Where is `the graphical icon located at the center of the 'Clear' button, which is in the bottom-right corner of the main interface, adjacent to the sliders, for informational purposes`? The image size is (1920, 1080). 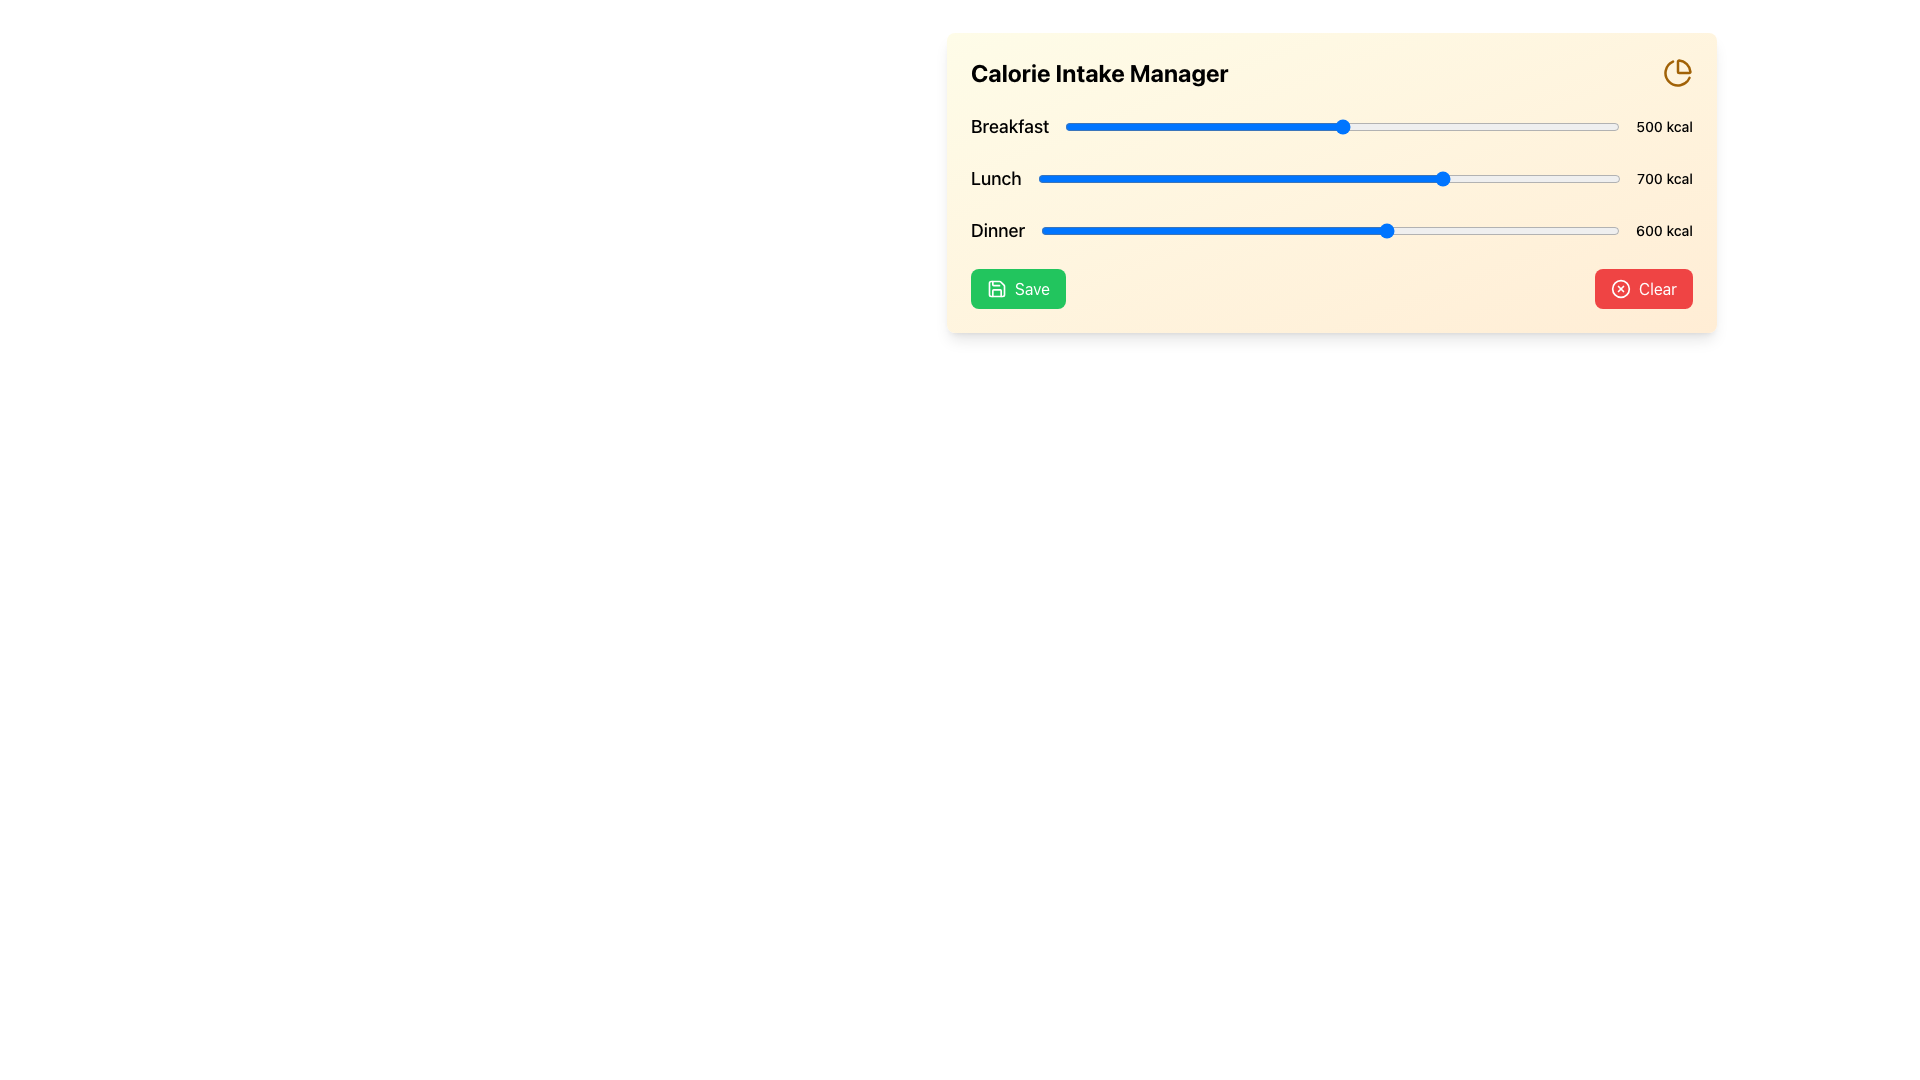 the graphical icon located at the center of the 'Clear' button, which is in the bottom-right corner of the main interface, adjacent to the sliders, for informational purposes is located at coordinates (1621, 289).